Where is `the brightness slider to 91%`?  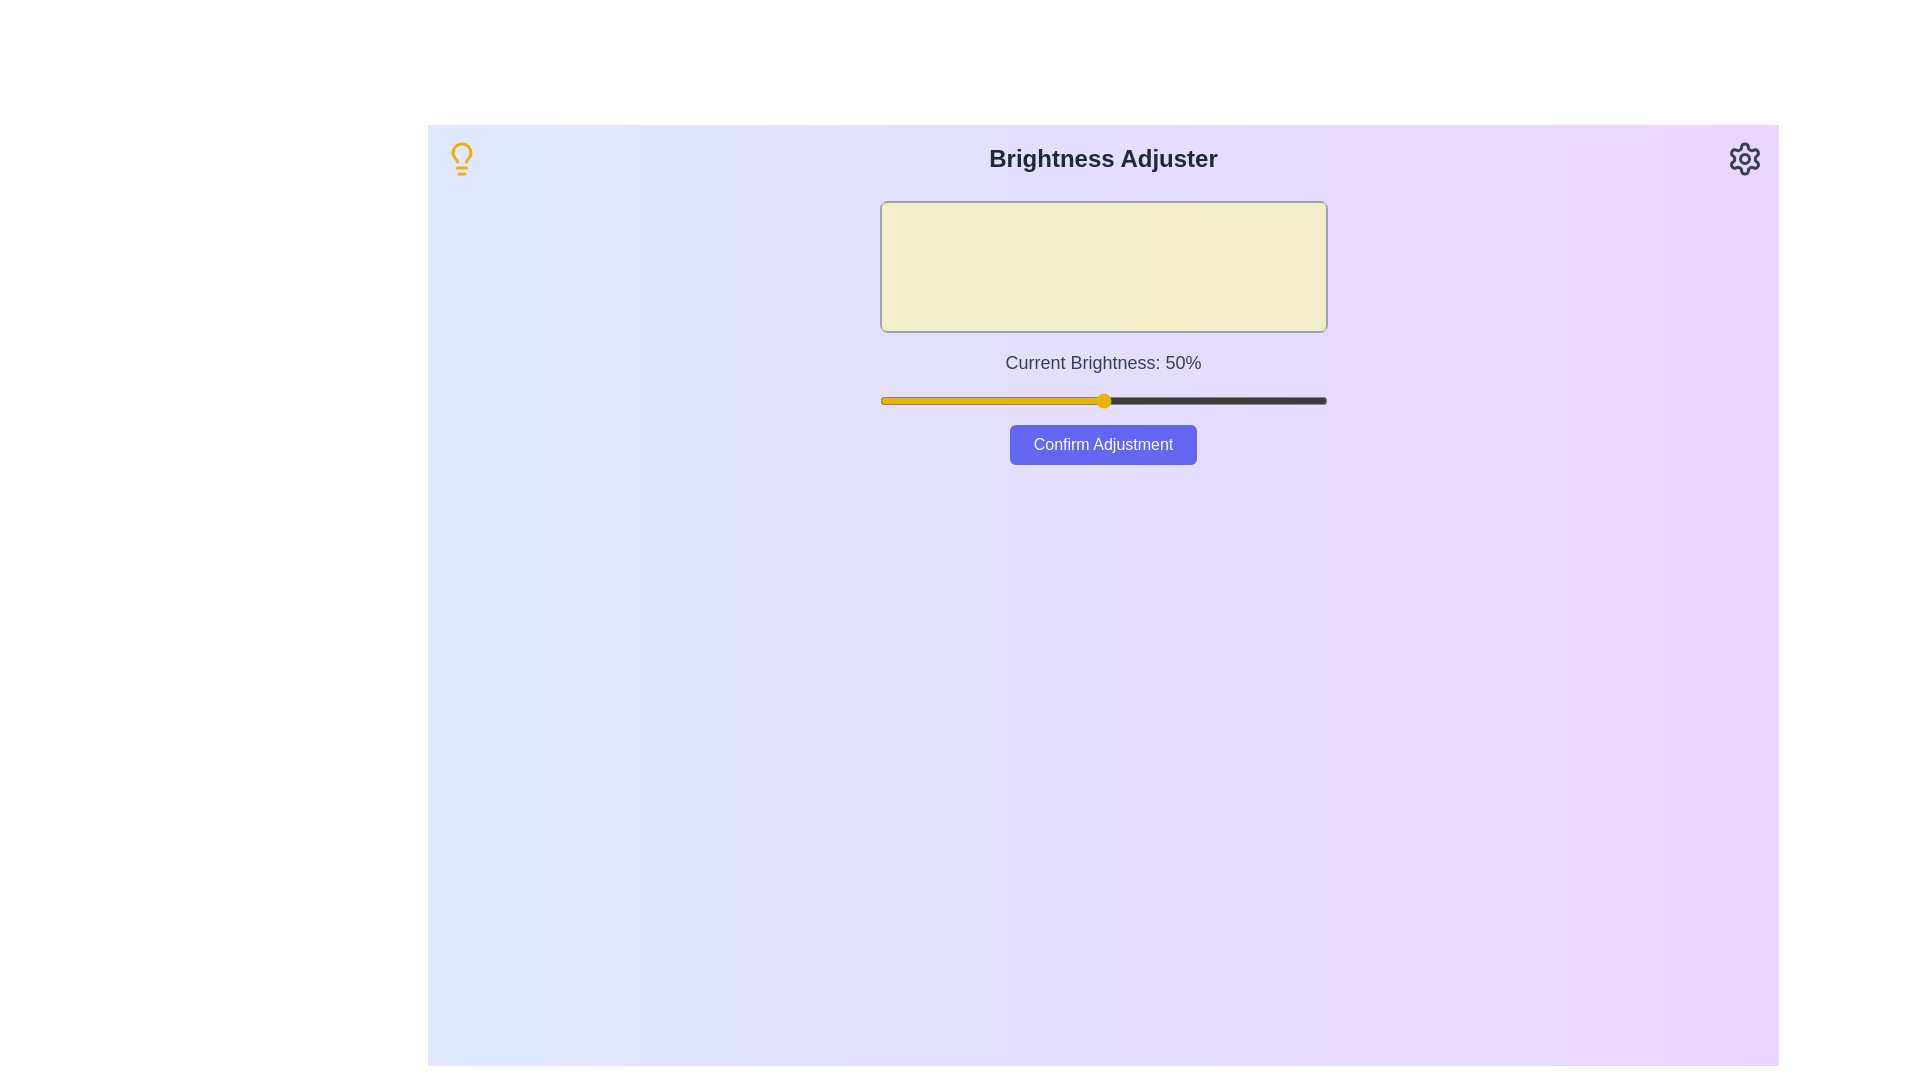
the brightness slider to 91% is located at coordinates (1287, 401).